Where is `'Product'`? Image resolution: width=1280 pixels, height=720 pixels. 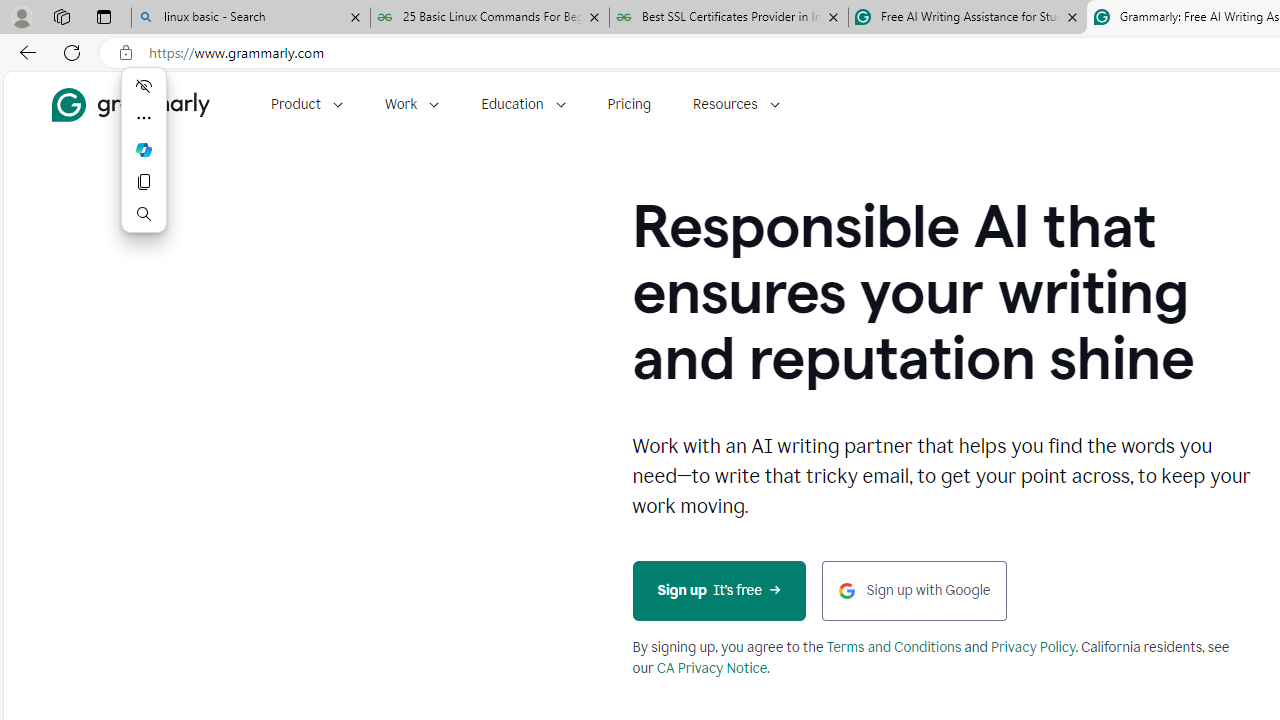
'Product' is located at coordinates (306, 104).